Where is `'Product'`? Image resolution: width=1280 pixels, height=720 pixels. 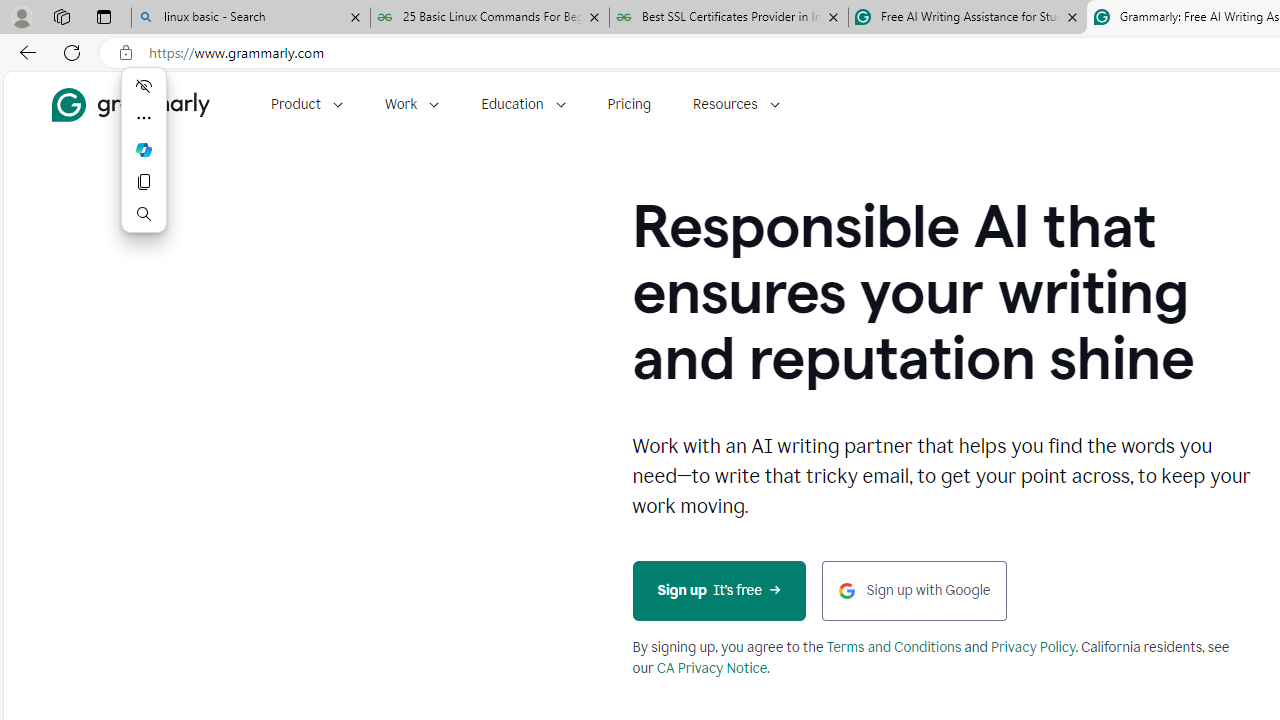
'Product' is located at coordinates (306, 104).